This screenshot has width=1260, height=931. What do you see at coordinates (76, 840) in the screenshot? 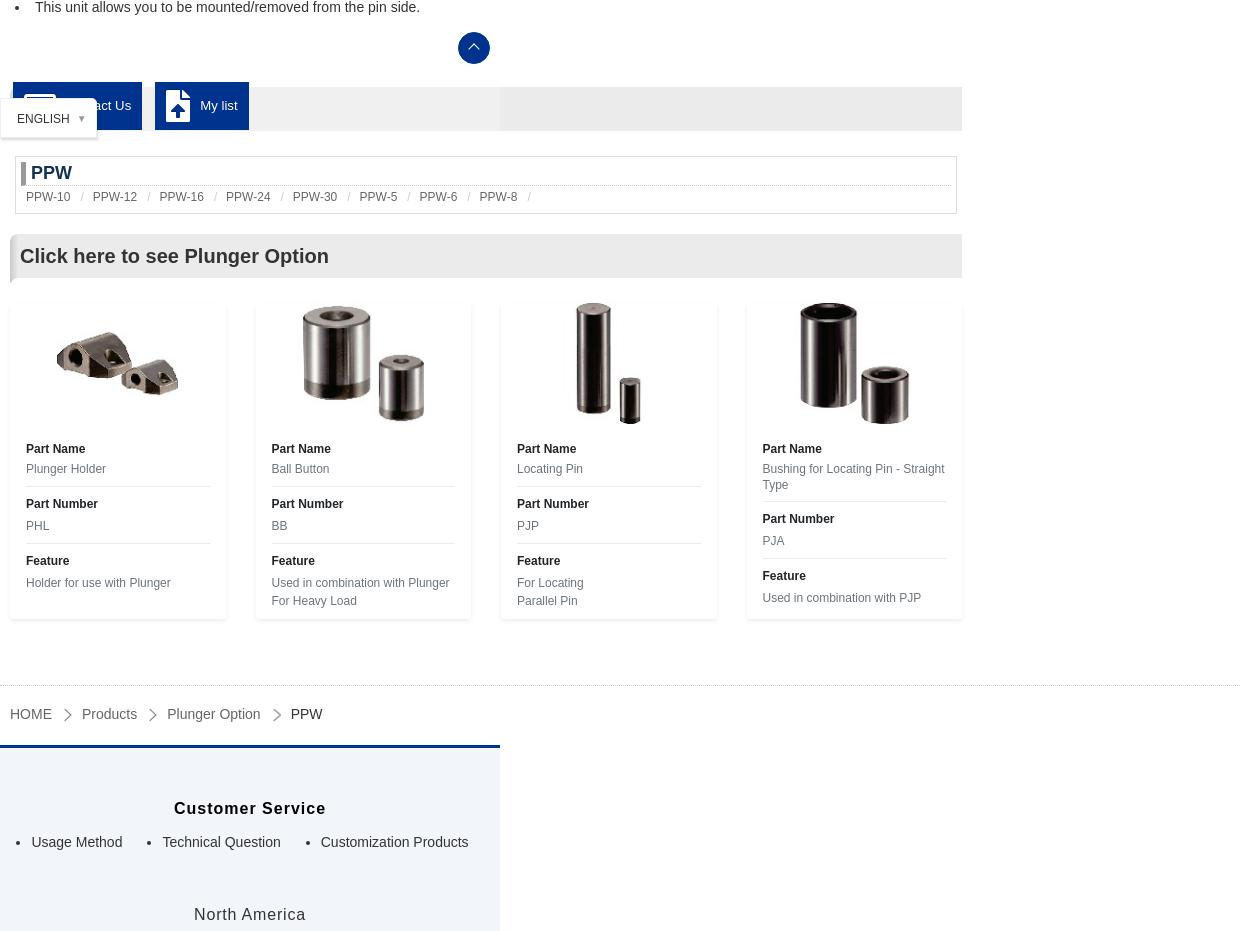
I see `'Usage Method'` at bounding box center [76, 840].